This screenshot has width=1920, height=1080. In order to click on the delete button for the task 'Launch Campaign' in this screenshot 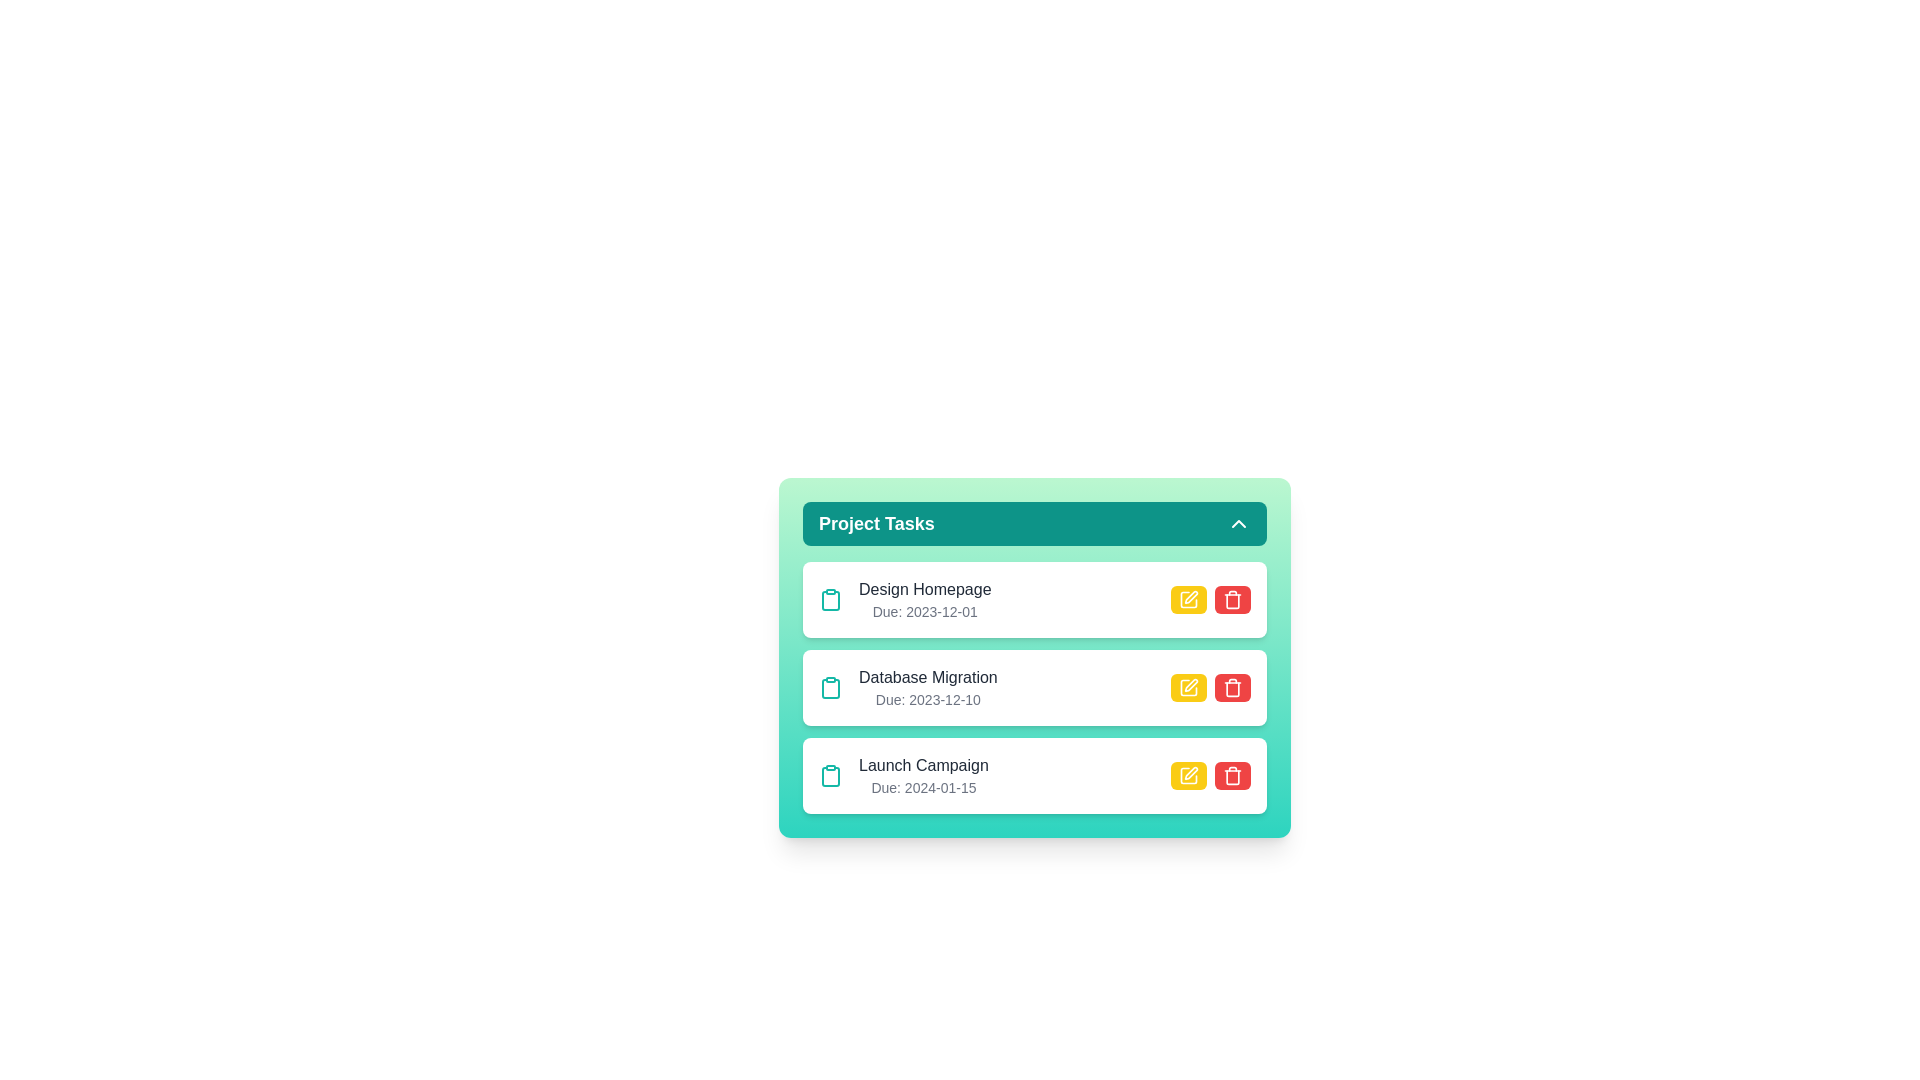, I will do `click(1232, 774)`.